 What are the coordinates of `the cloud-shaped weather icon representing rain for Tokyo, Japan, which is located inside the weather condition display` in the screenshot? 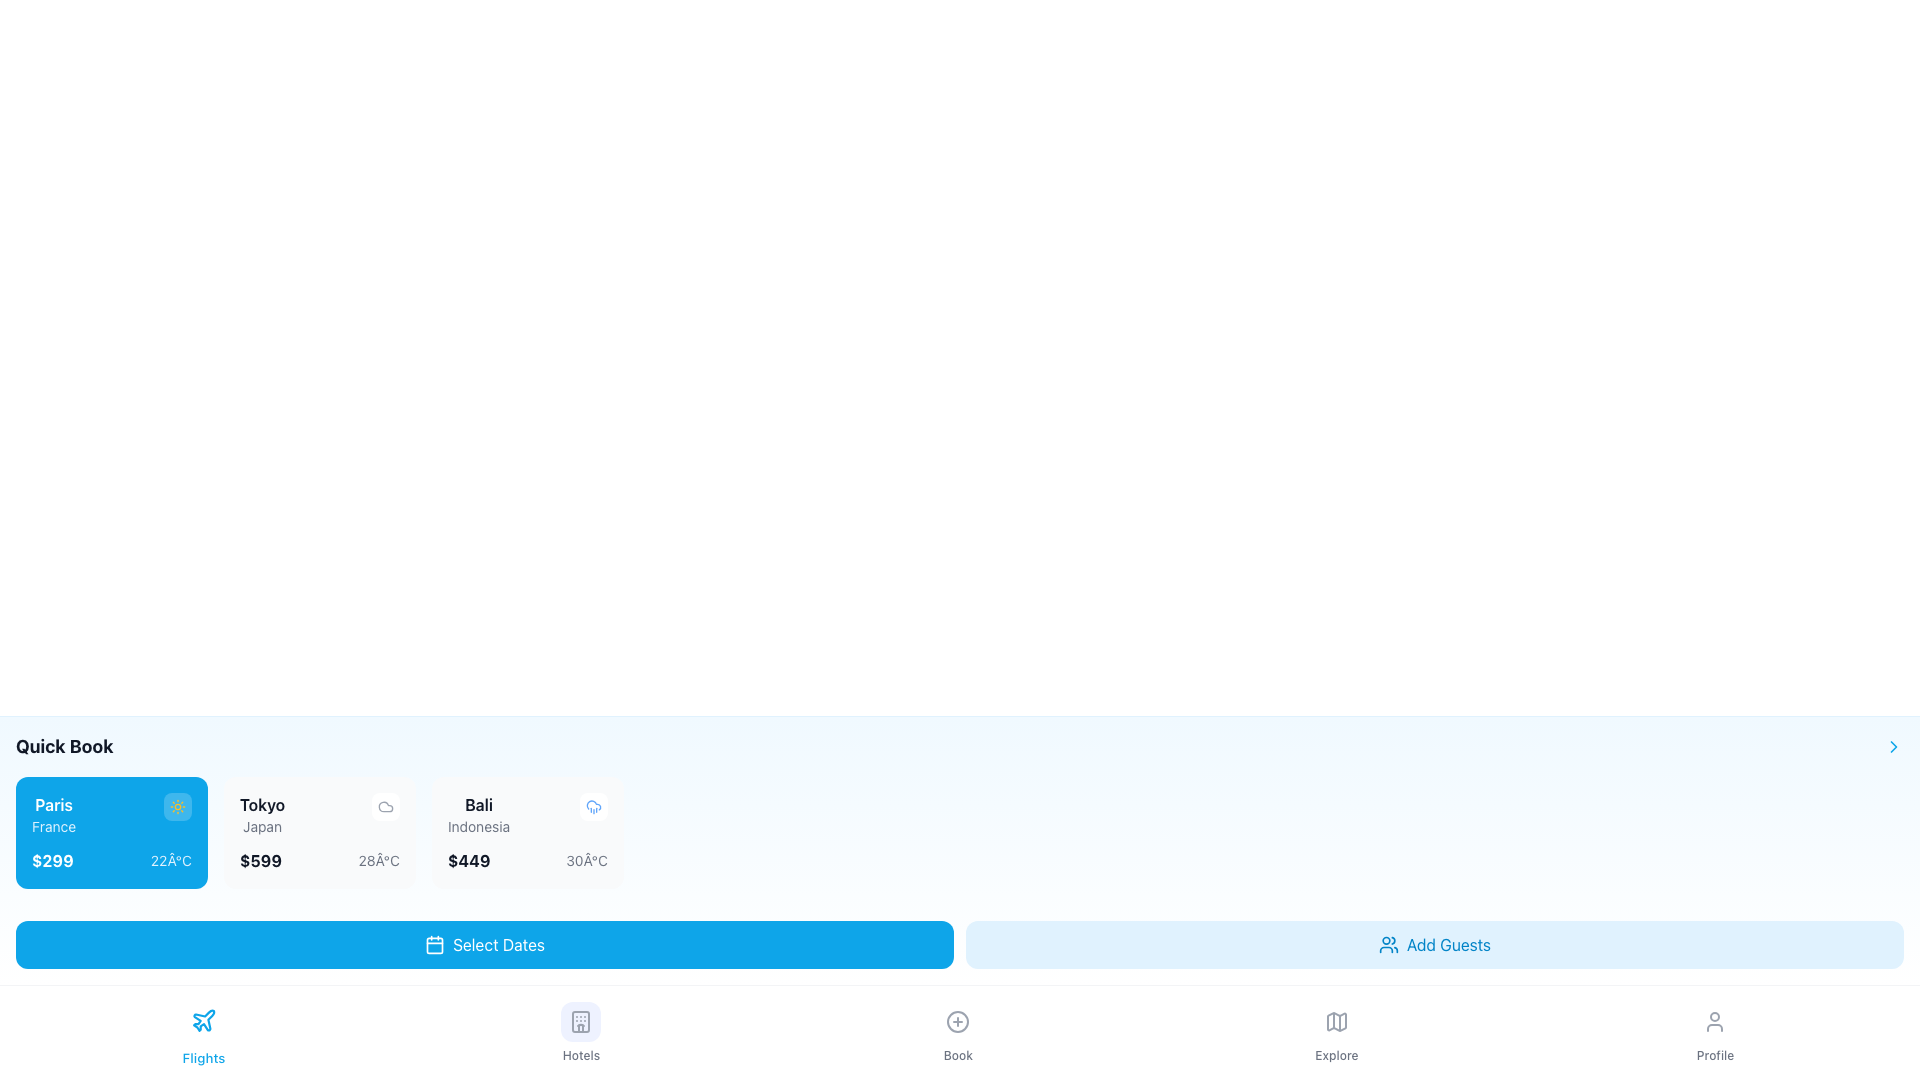 It's located at (593, 804).